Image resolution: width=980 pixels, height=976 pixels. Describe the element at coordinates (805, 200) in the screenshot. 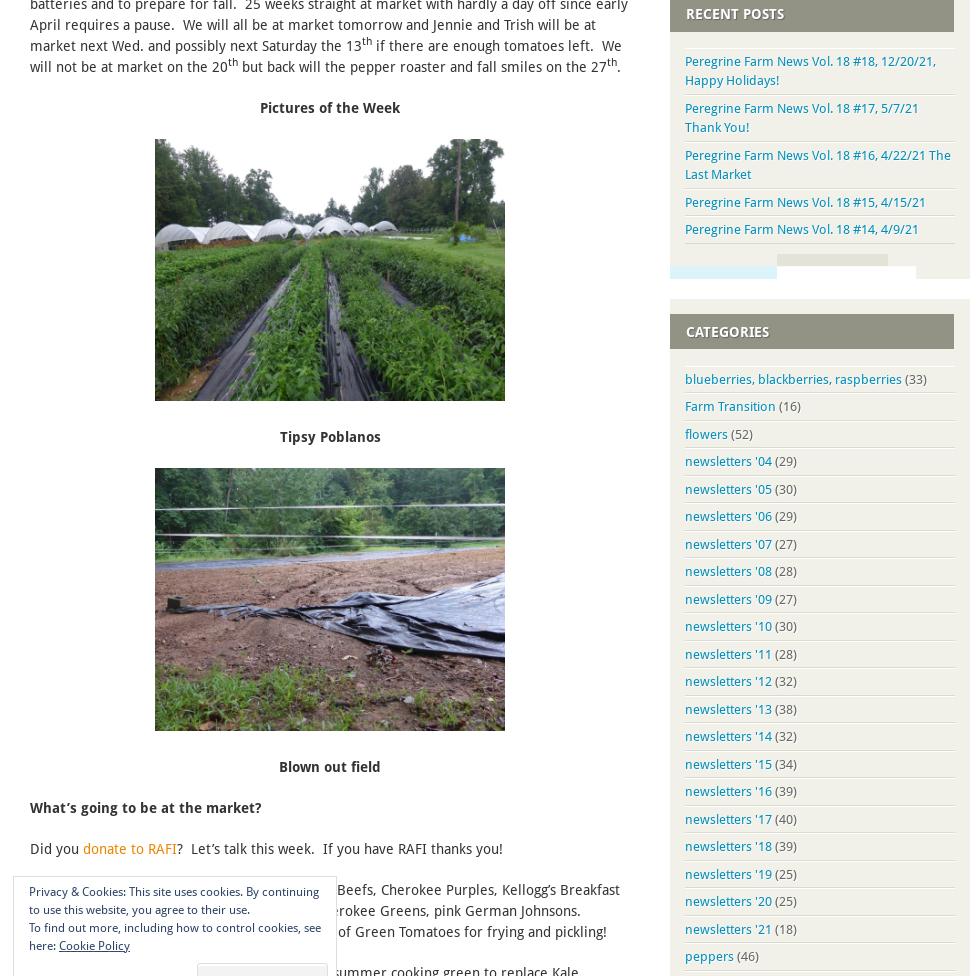

I see `'Peregrine Farm News Vol. 18 #15, 4/15/21'` at that location.